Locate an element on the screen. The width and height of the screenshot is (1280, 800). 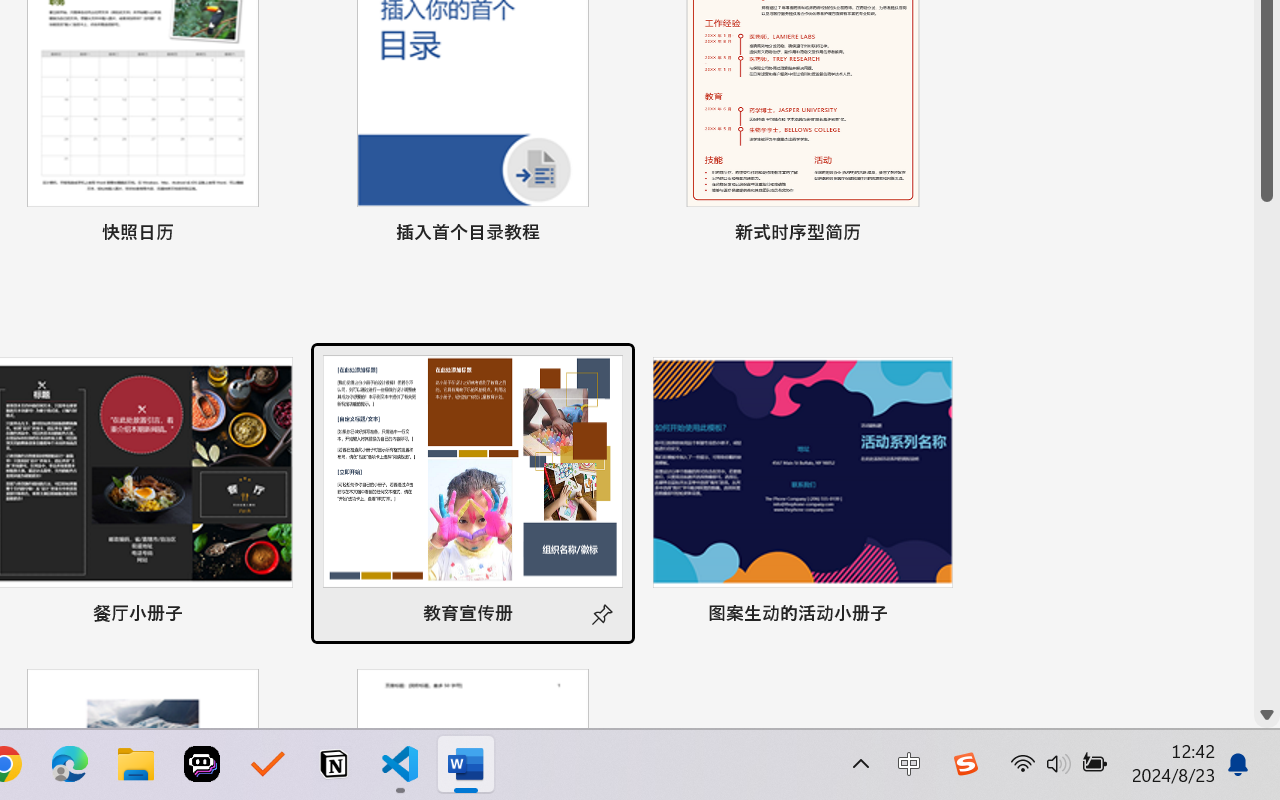
'Page down' is located at coordinates (1266, 450).